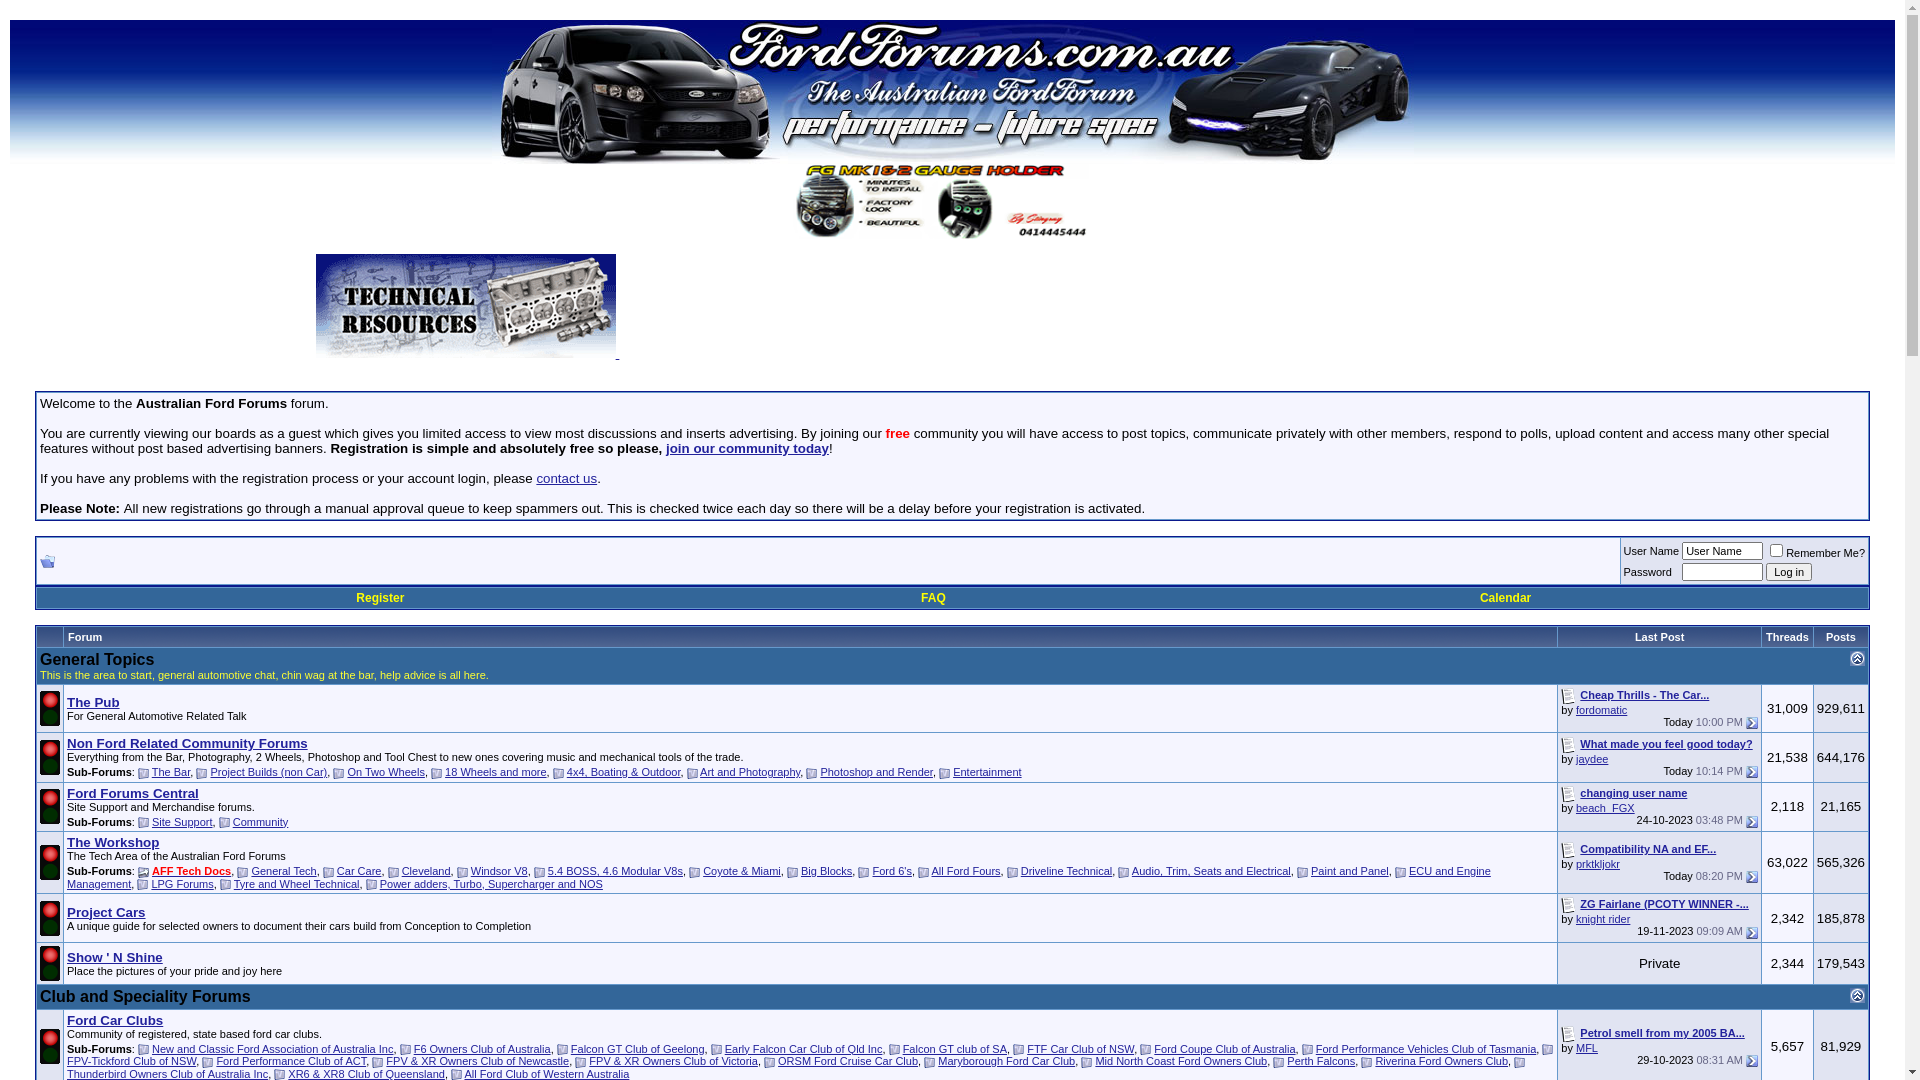  What do you see at coordinates (1751, 770) in the screenshot?
I see `'Go to last post'` at bounding box center [1751, 770].